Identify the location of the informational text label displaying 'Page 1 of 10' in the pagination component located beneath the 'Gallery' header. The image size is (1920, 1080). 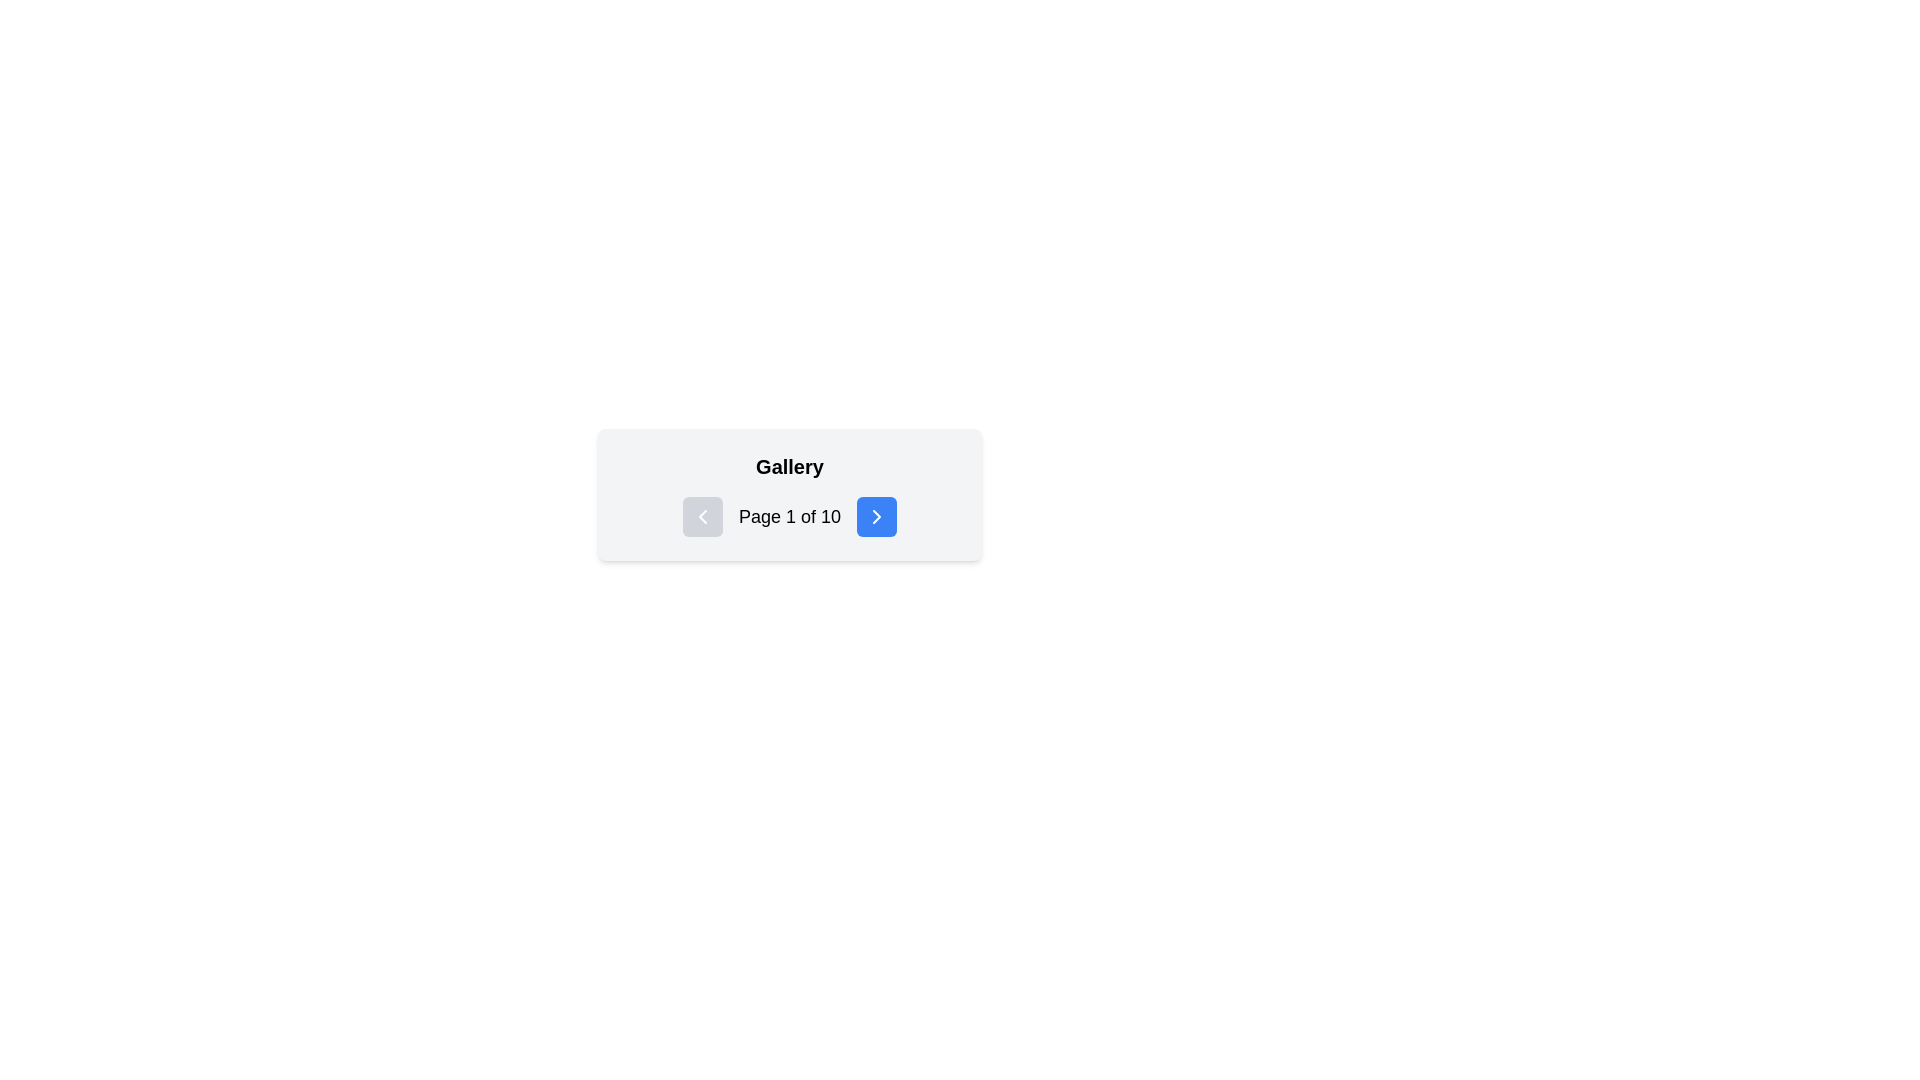
(789, 515).